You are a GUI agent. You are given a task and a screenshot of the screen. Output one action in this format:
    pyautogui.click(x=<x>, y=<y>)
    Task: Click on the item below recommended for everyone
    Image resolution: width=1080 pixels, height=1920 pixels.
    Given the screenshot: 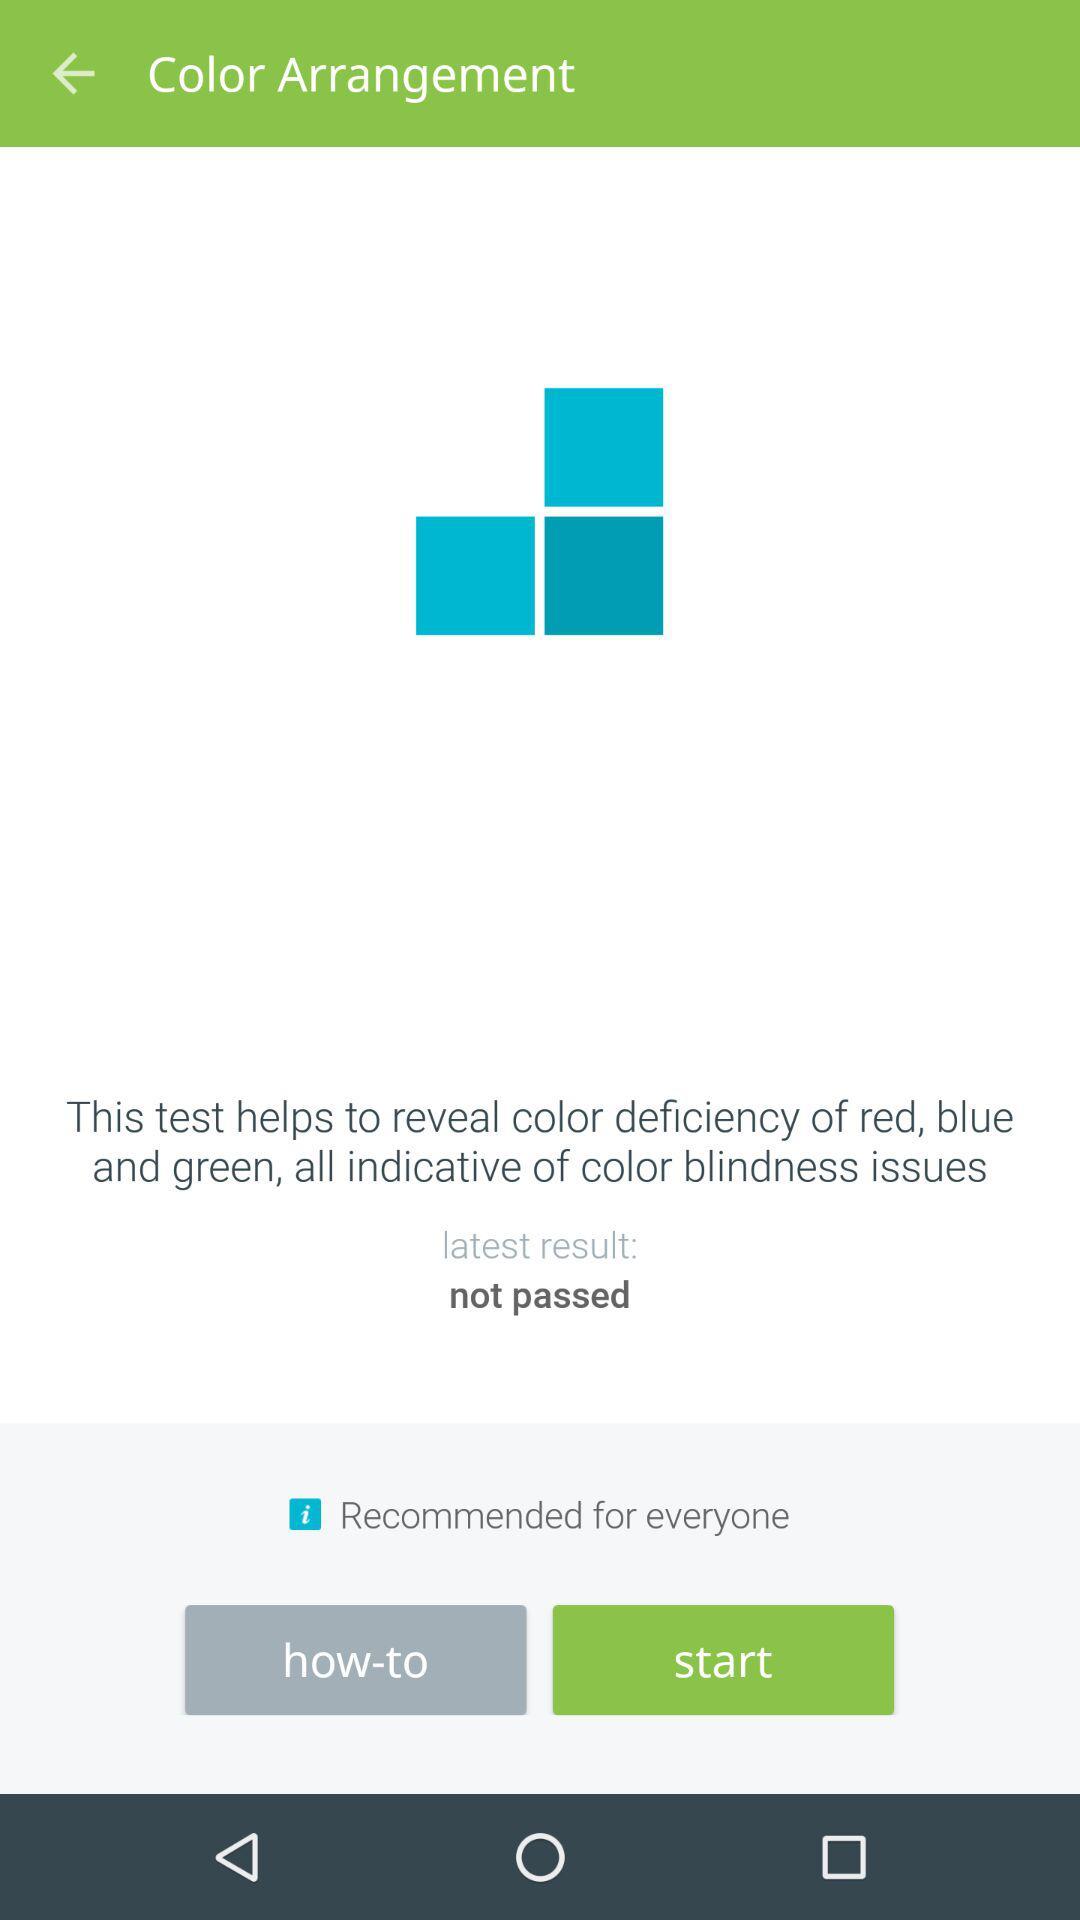 What is the action you would take?
    pyautogui.click(x=723, y=1660)
    